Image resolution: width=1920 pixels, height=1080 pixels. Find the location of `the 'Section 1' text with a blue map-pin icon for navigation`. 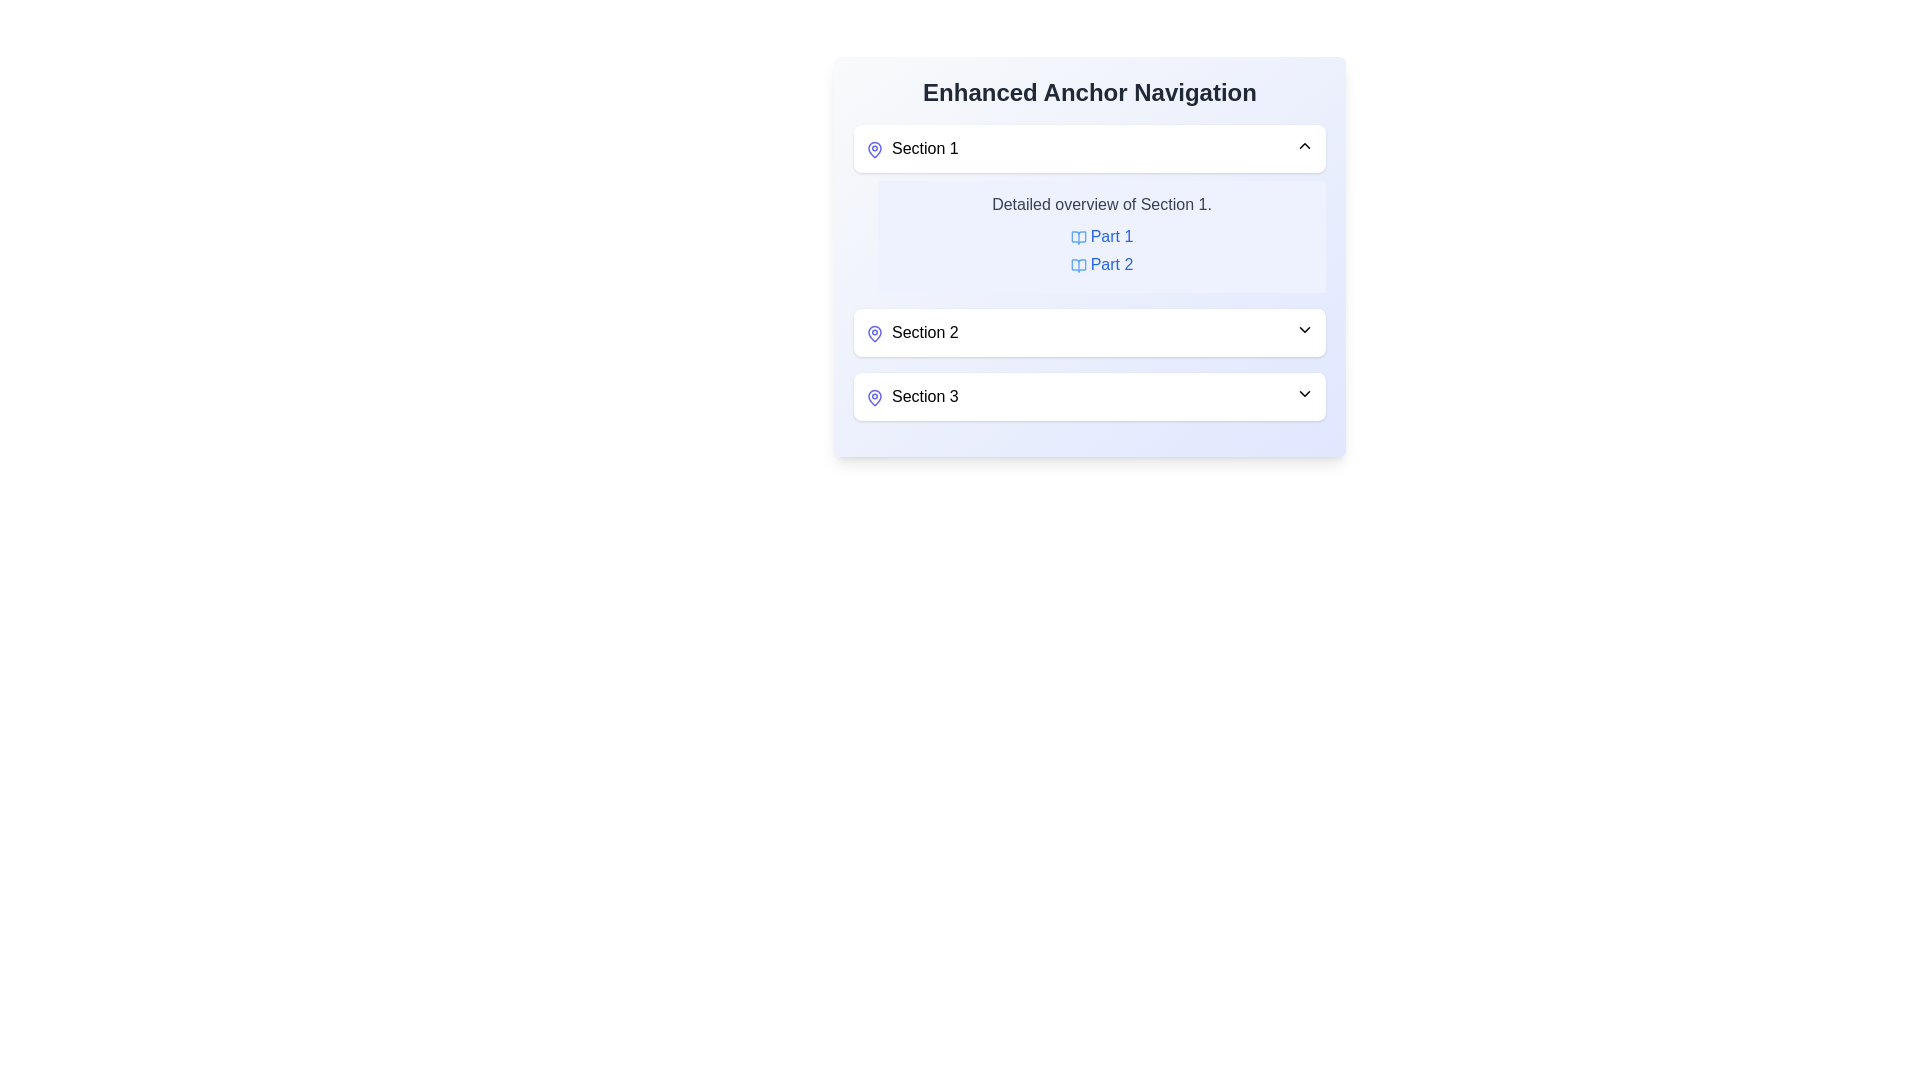

the 'Section 1' text with a blue map-pin icon for navigation is located at coordinates (911, 148).